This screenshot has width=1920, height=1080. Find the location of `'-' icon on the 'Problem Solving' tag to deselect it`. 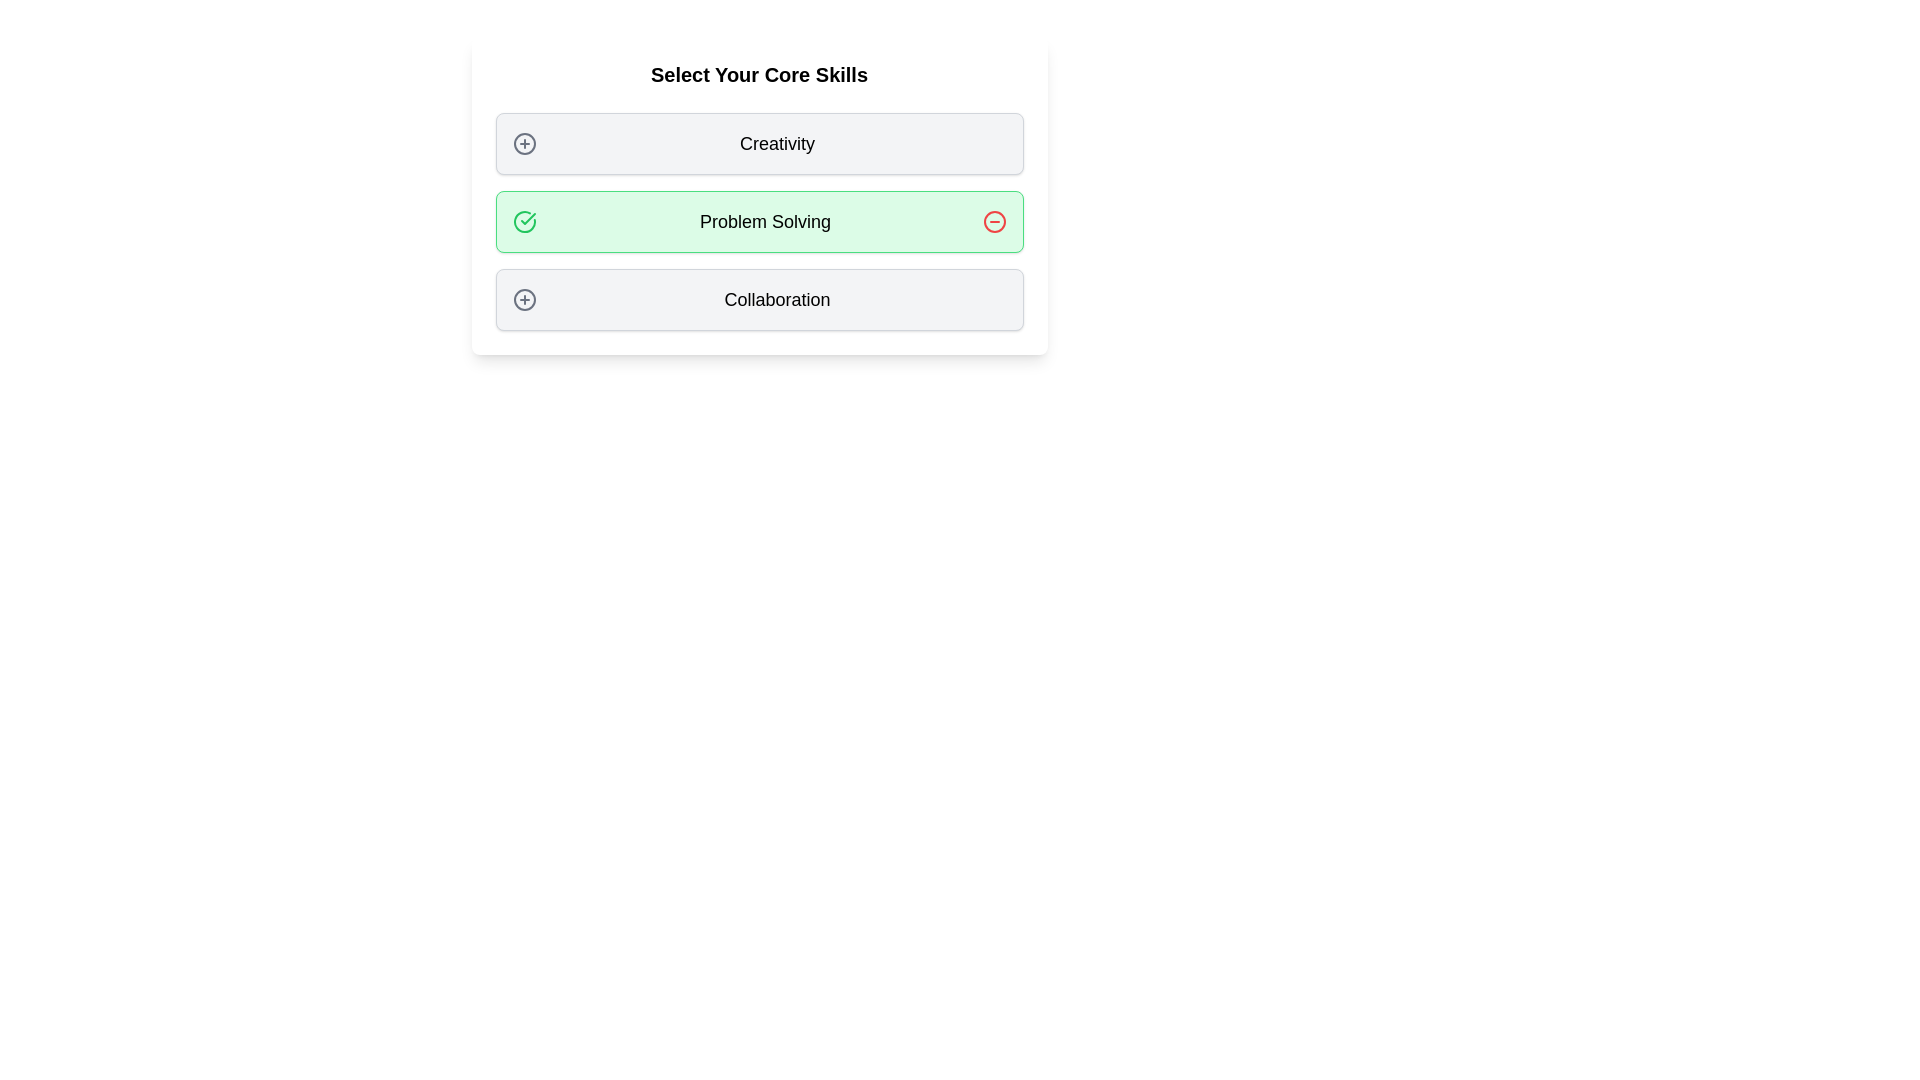

'-' icon on the 'Problem Solving' tag to deselect it is located at coordinates (994, 222).